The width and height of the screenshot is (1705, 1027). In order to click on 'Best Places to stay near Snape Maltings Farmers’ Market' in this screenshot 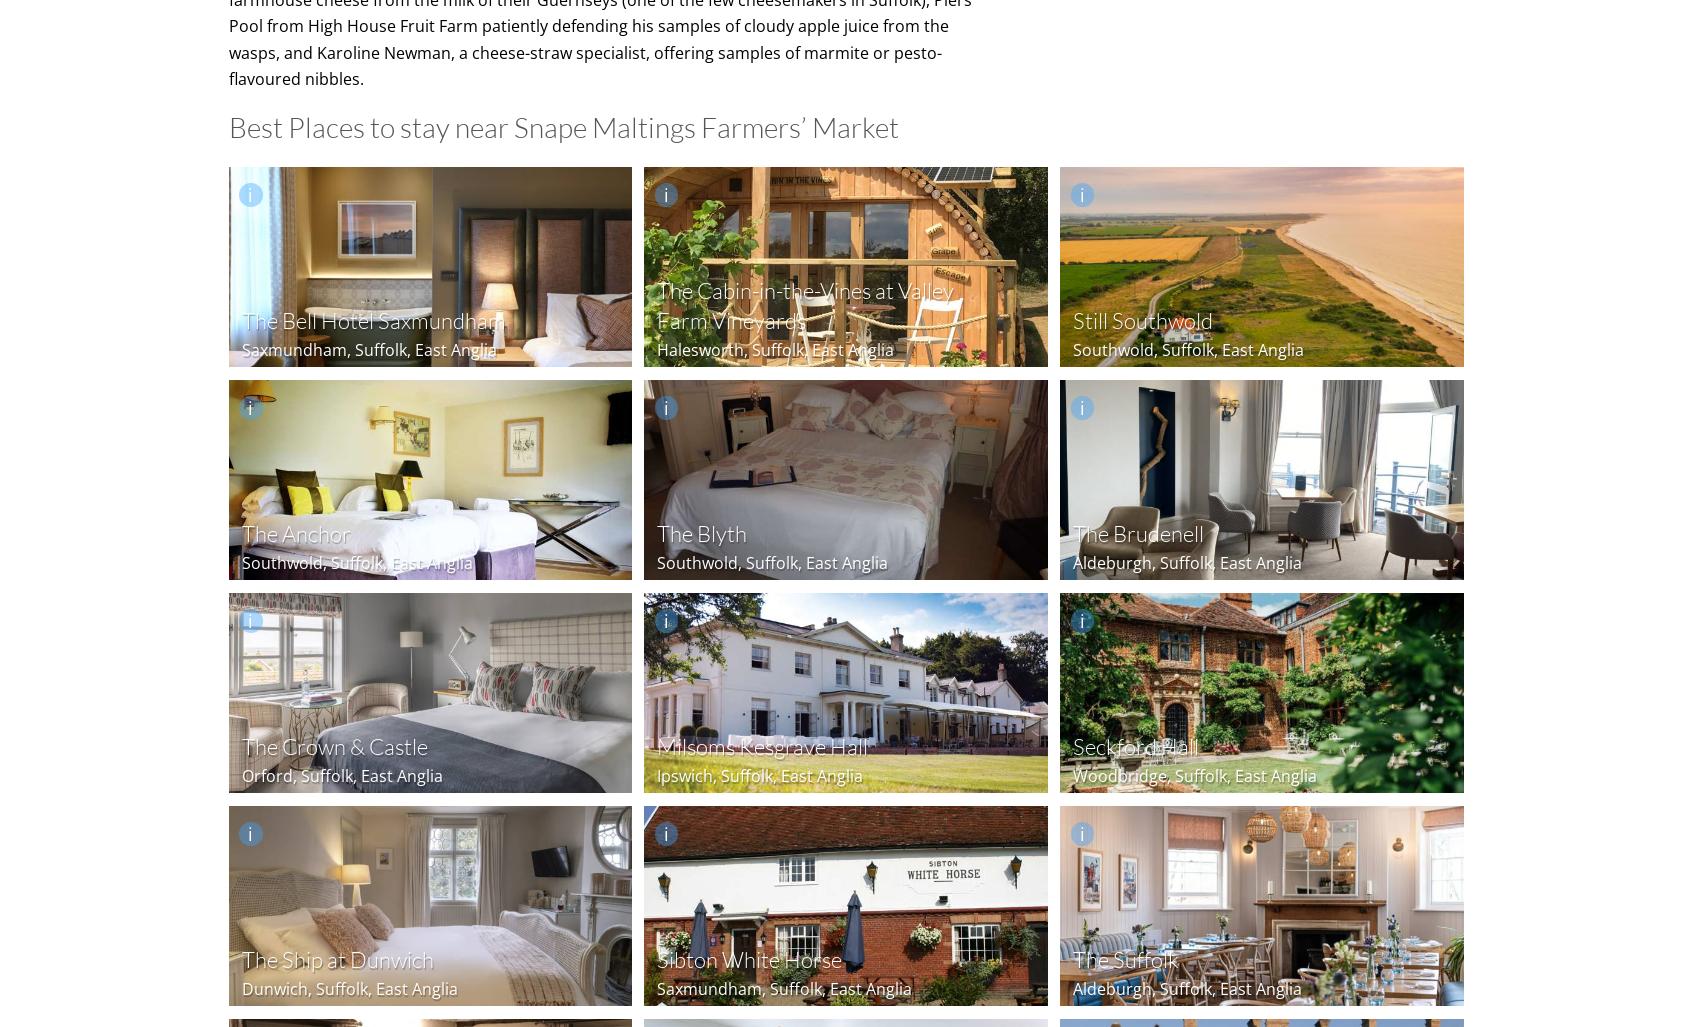, I will do `click(561, 126)`.